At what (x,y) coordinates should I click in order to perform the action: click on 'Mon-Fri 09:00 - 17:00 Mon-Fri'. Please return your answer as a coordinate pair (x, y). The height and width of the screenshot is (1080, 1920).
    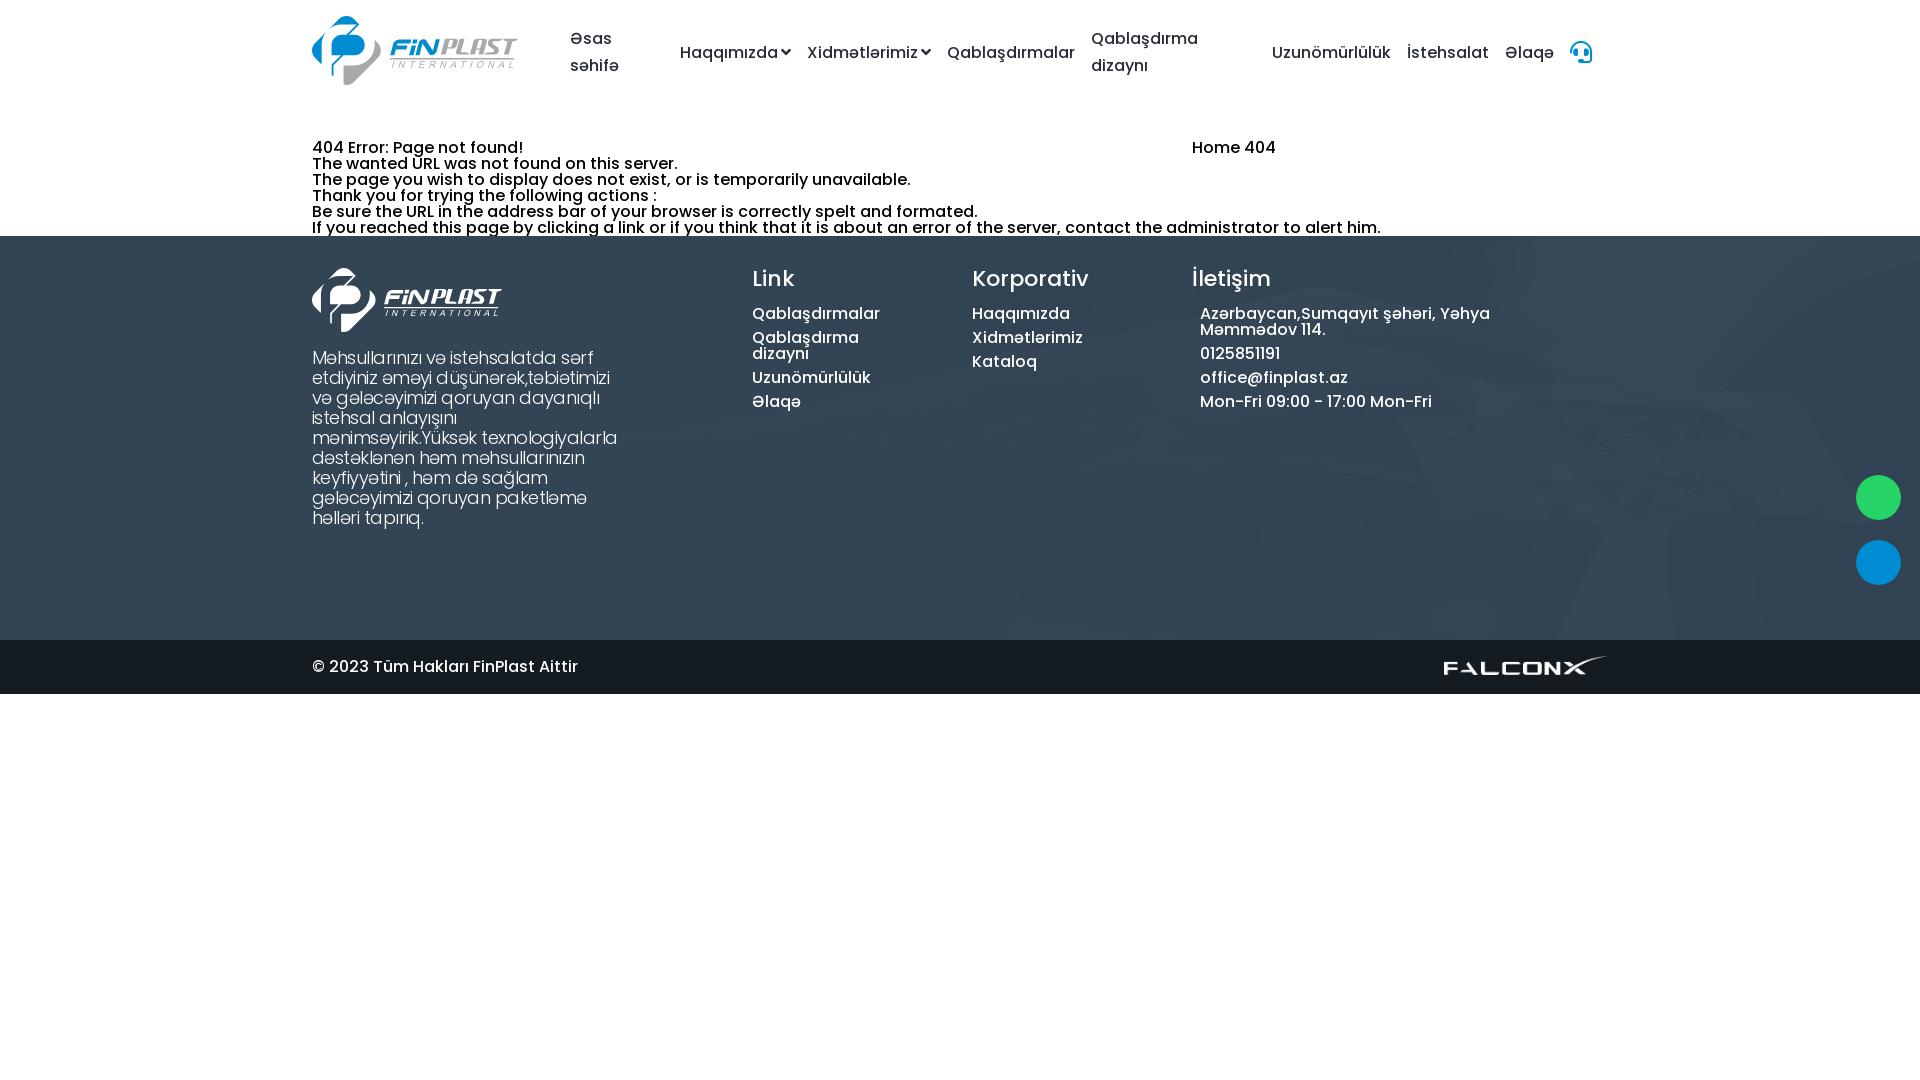
    Looking at the image, I should click on (1344, 401).